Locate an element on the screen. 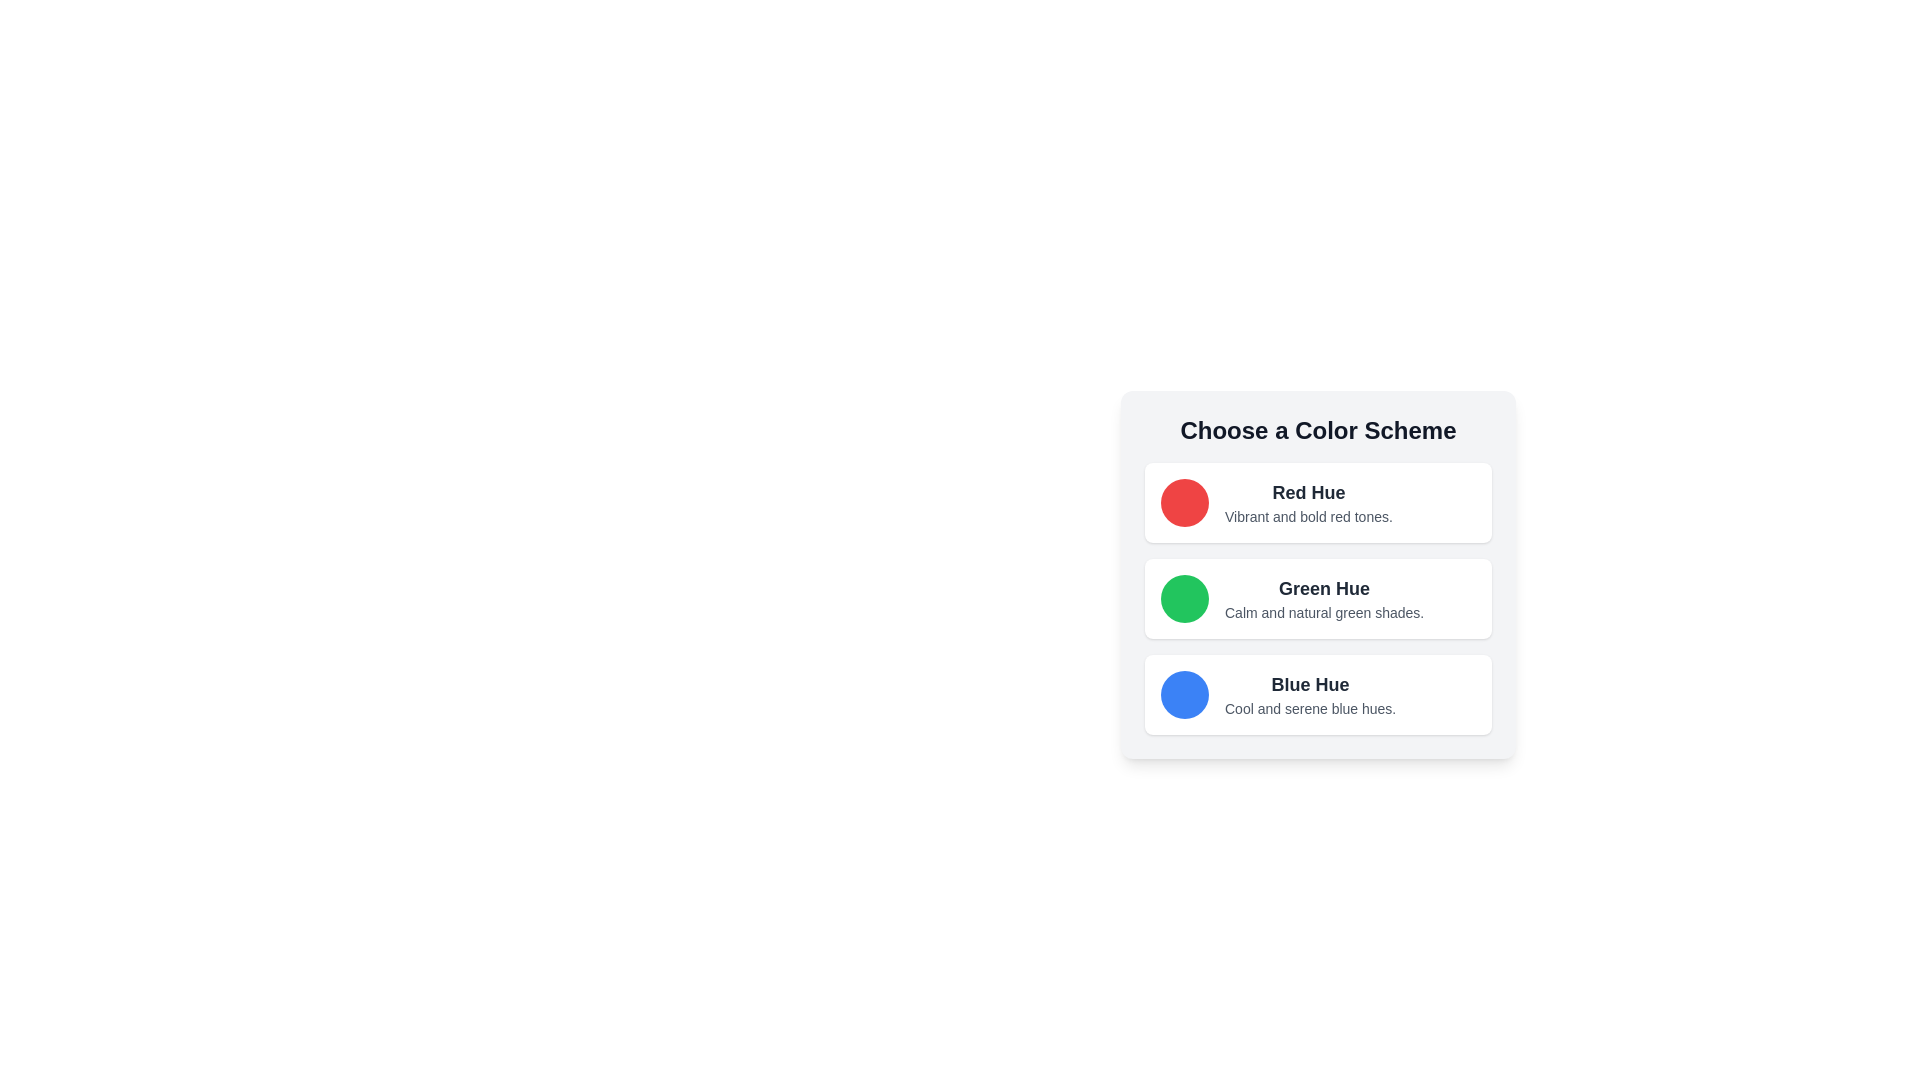 The image size is (1920, 1080). the text label displaying 'Calm and natural green shades.' which is styled in light gray and positioned below the bold 'Green Hue' label is located at coordinates (1324, 612).